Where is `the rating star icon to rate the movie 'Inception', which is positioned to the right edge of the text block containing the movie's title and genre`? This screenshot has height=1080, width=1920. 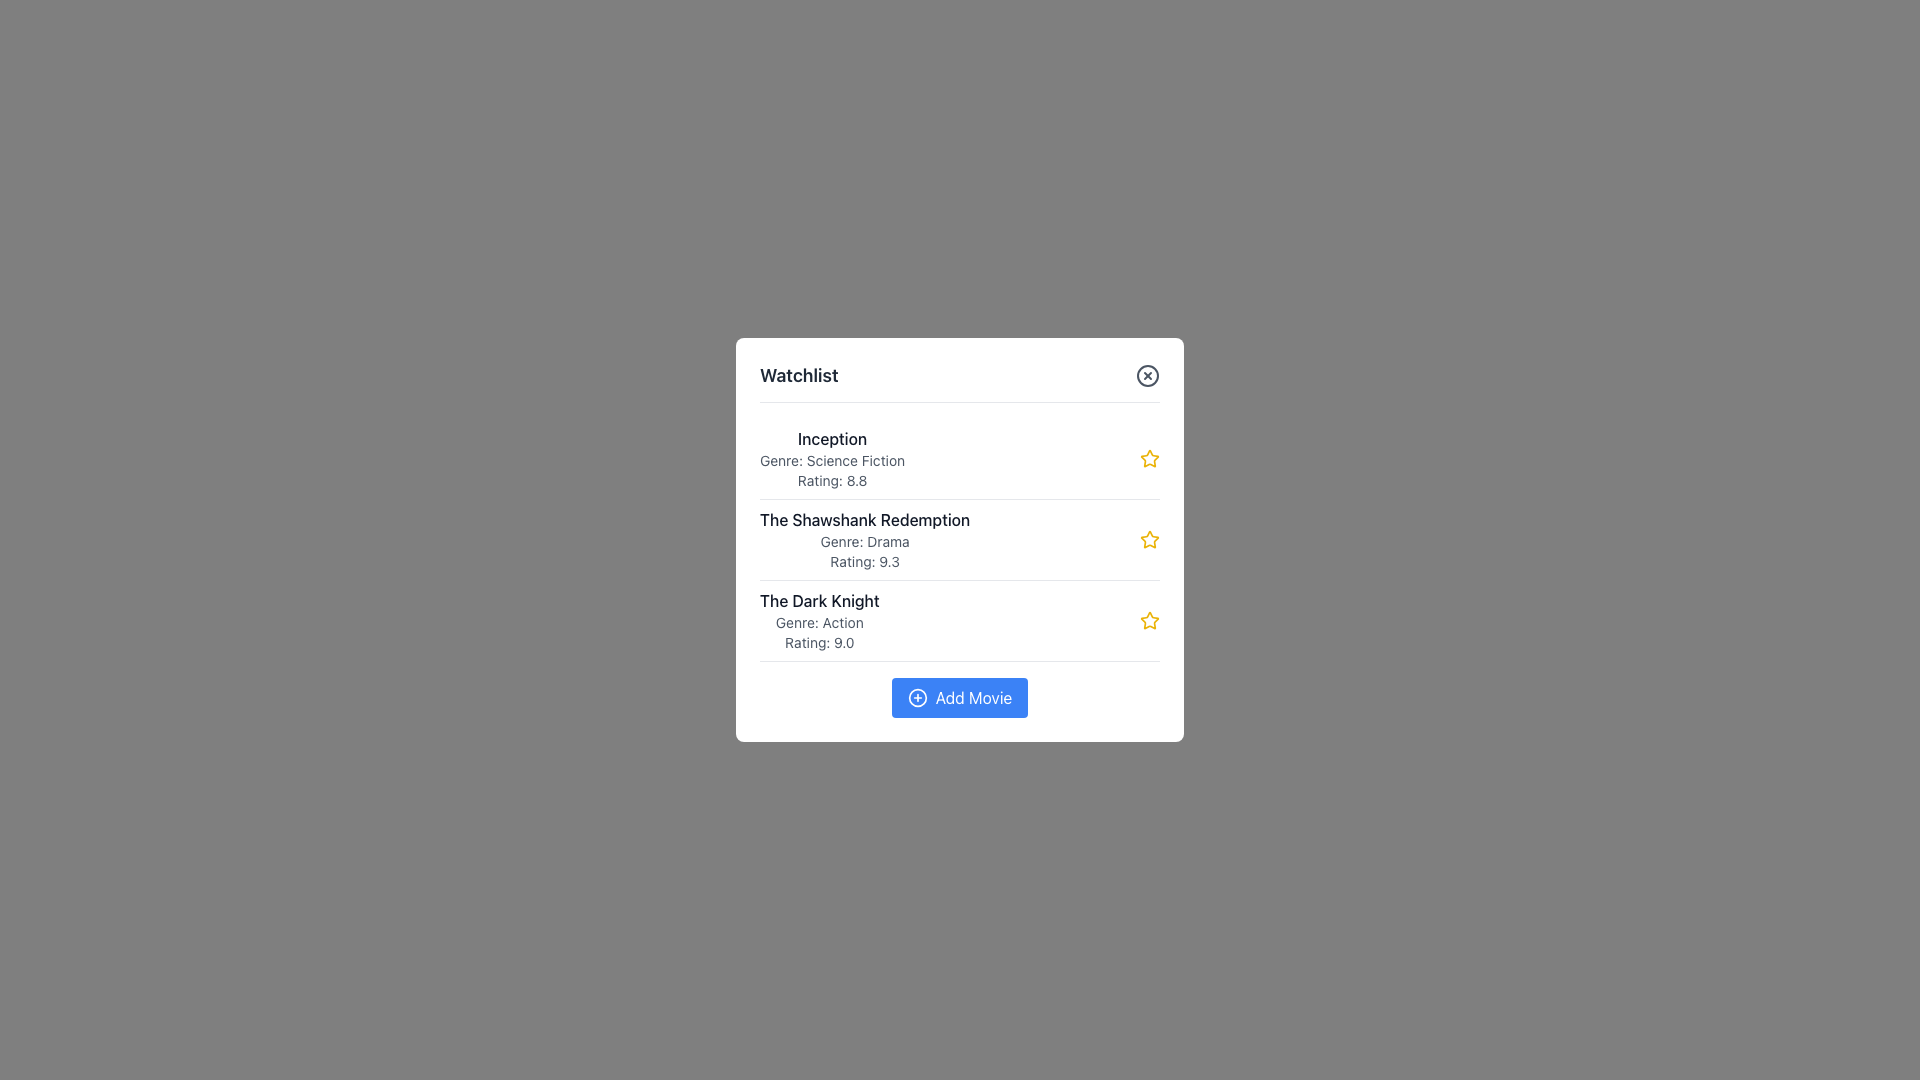 the rating star icon to rate the movie 'Inception', which is positioned to the right edge of the text block containing the movie's title and genre is located at coordinates (1150, 459).